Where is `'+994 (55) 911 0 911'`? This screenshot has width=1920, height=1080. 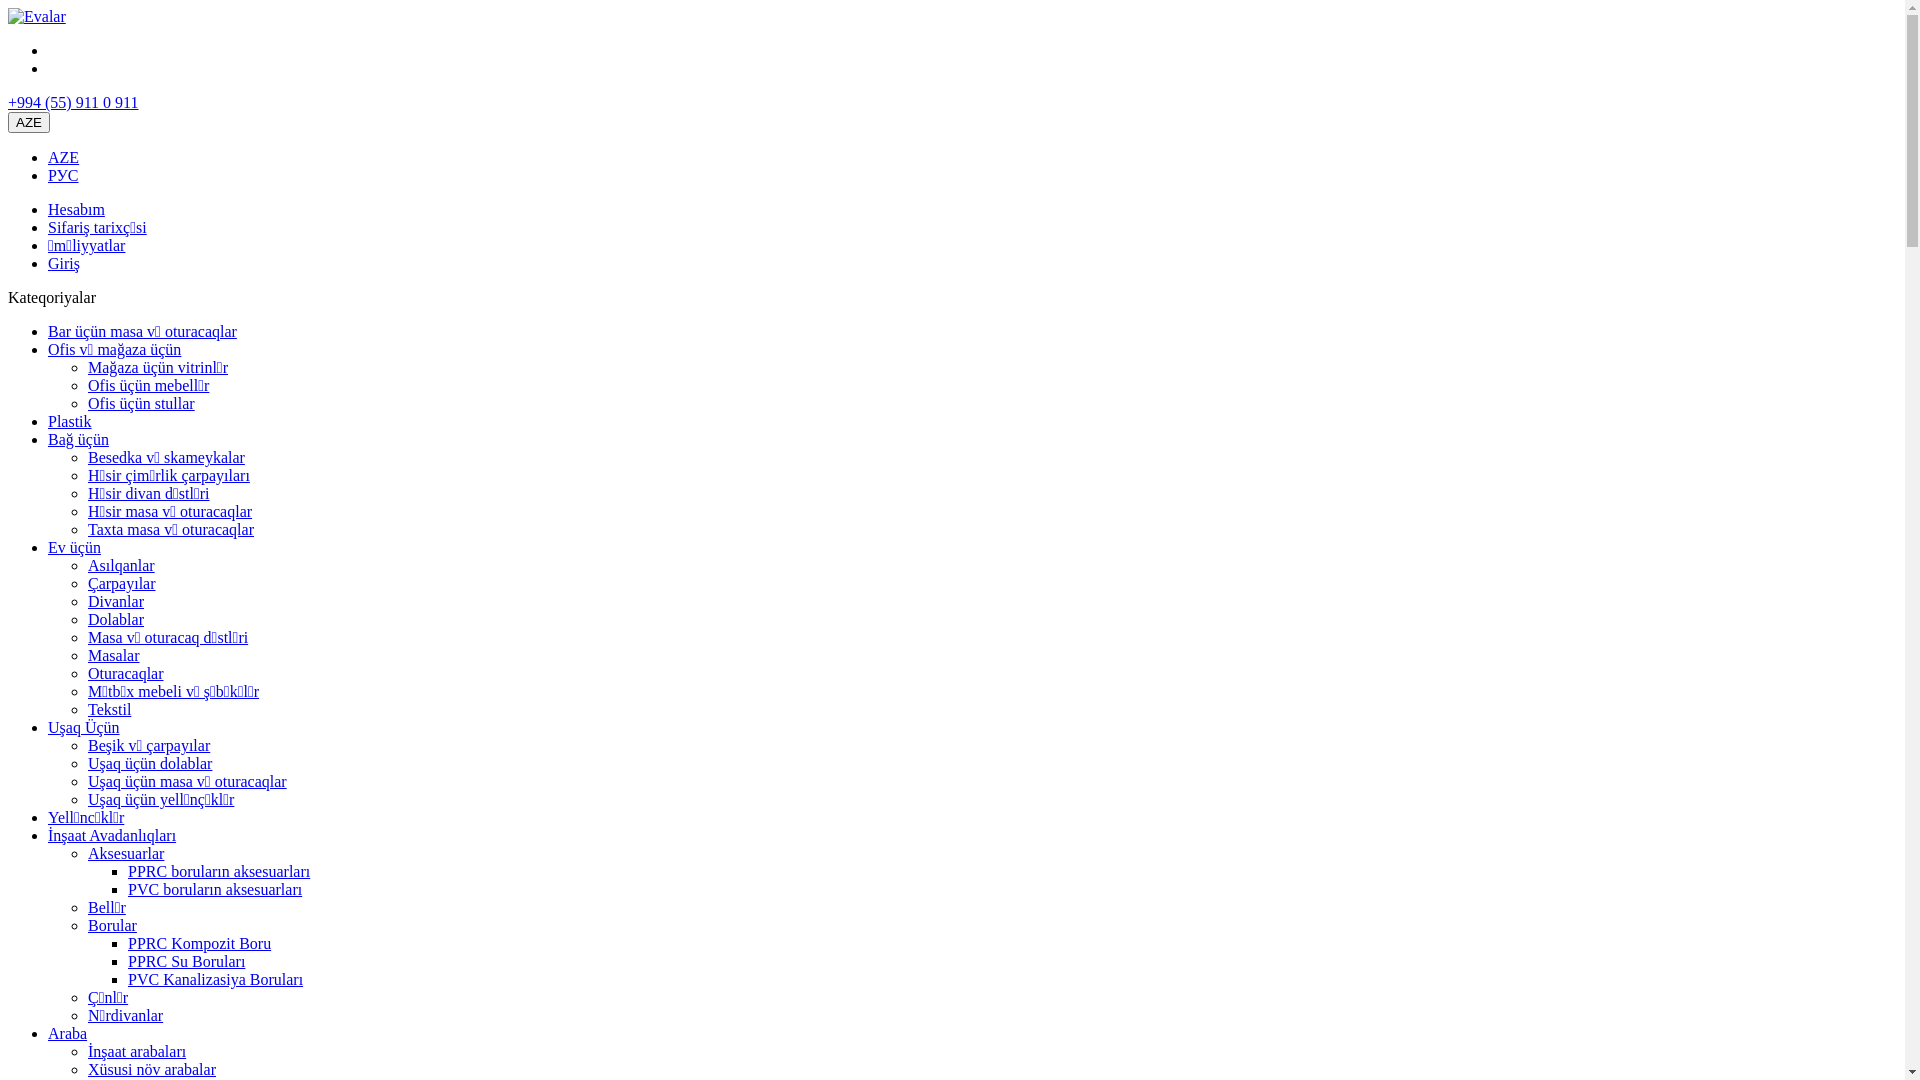
'+994 (55) 911 0 911' is located at coordinates (73, 102).